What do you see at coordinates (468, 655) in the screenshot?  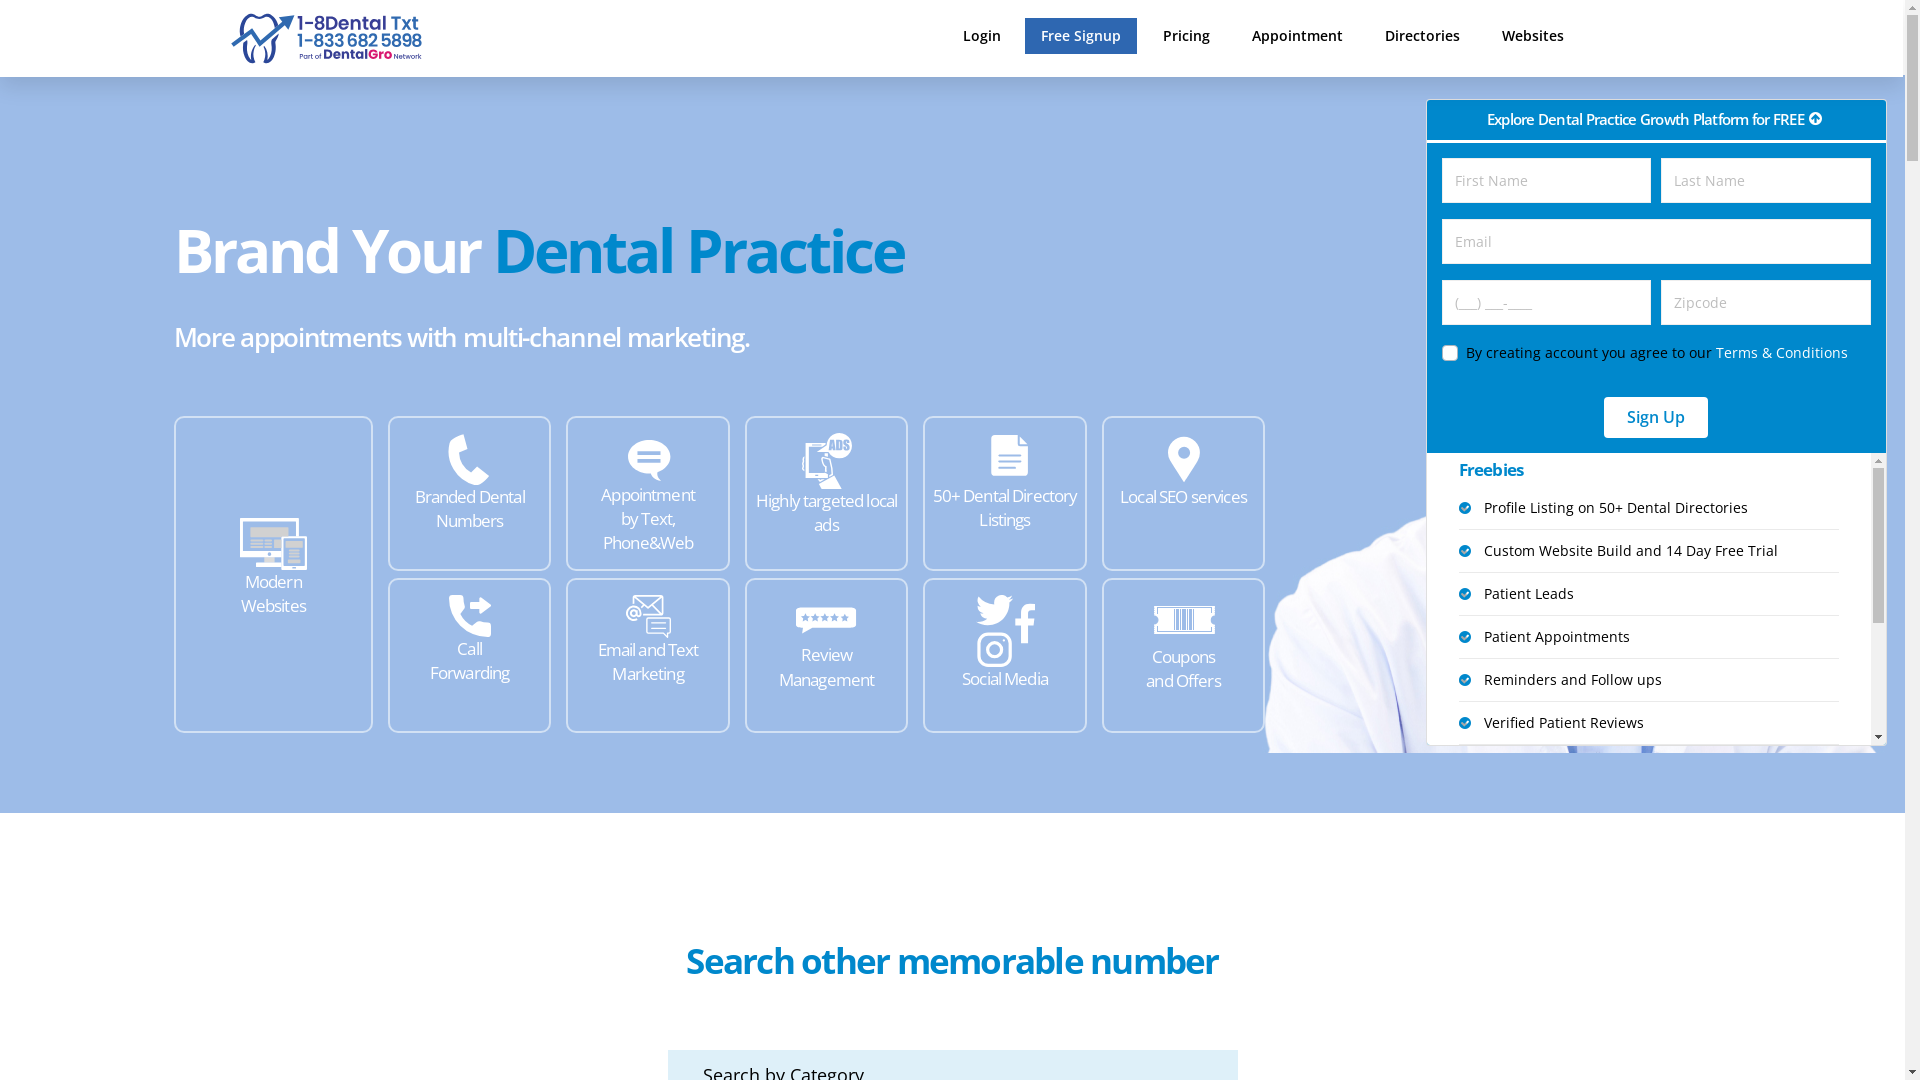 I see `'Call` at bounding box center [468, 655].